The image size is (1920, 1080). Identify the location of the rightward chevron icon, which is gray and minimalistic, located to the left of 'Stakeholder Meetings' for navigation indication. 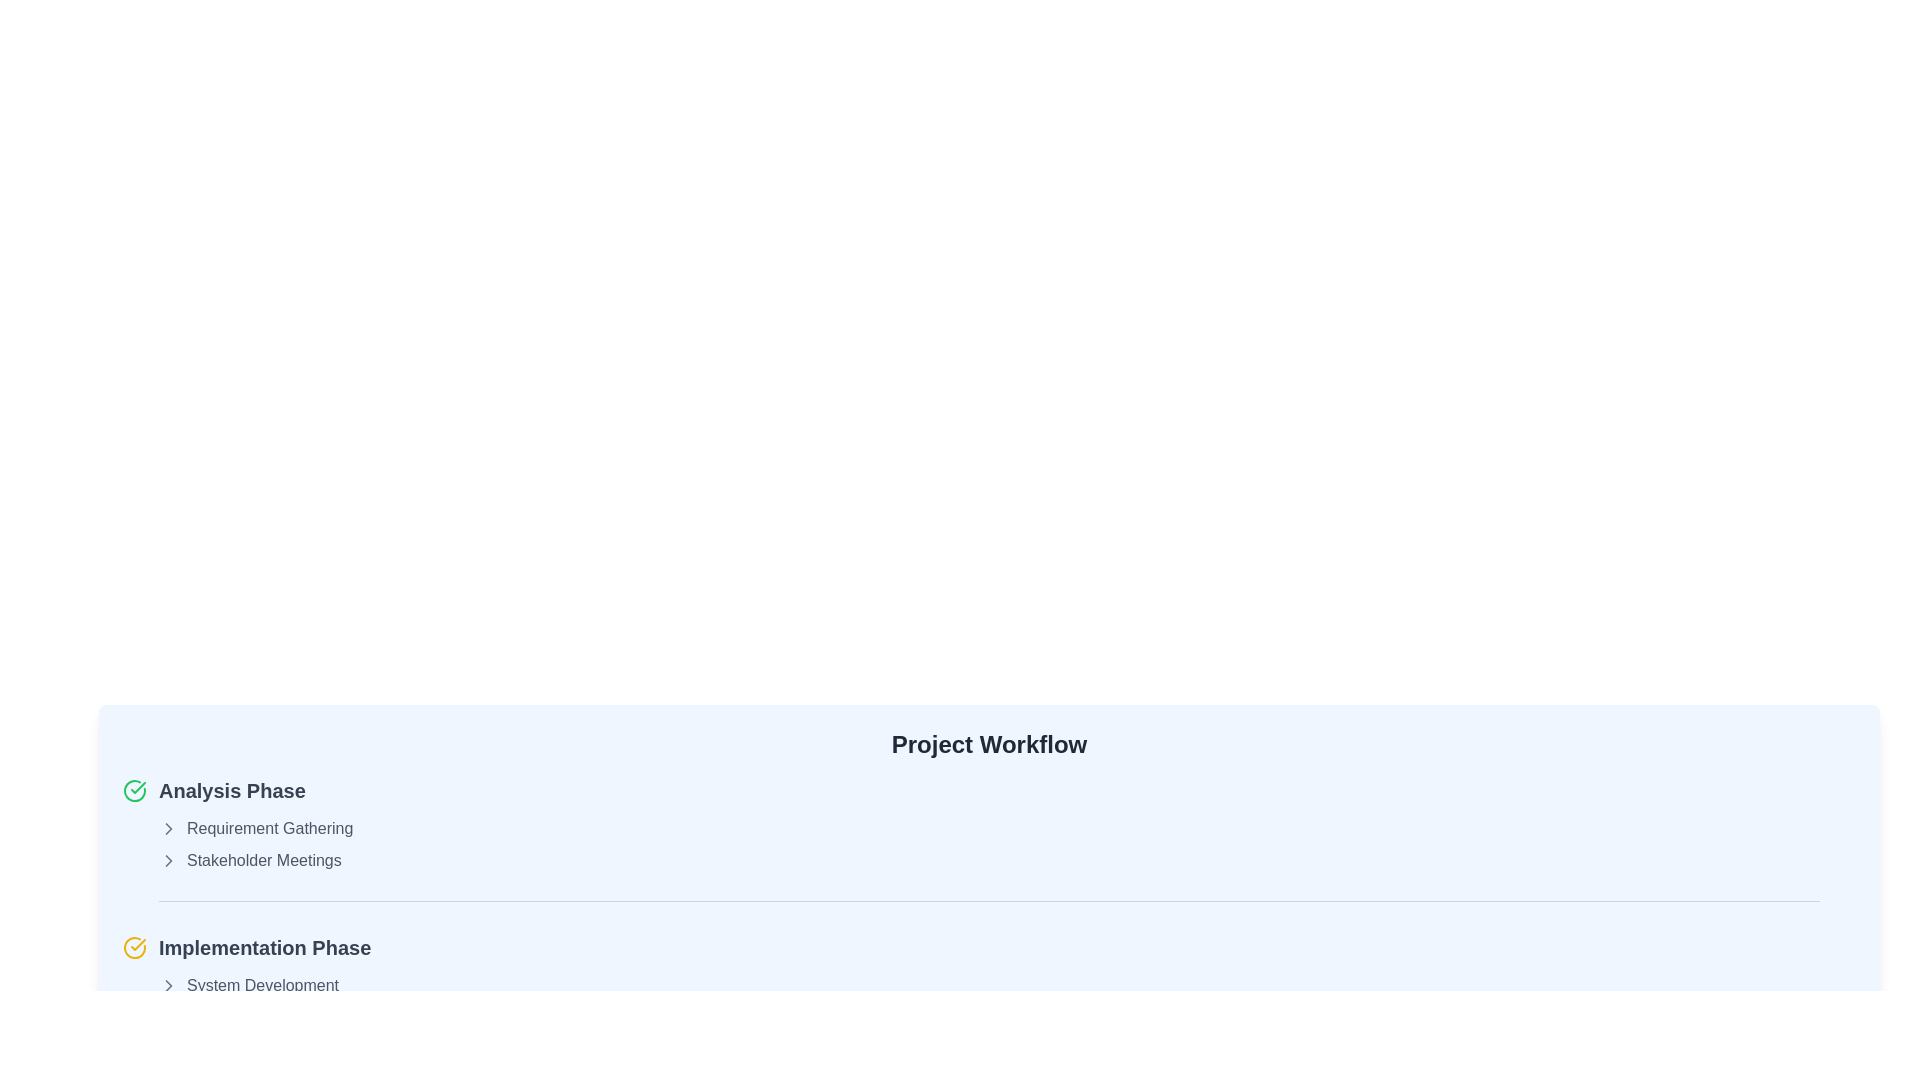
(168, 859).